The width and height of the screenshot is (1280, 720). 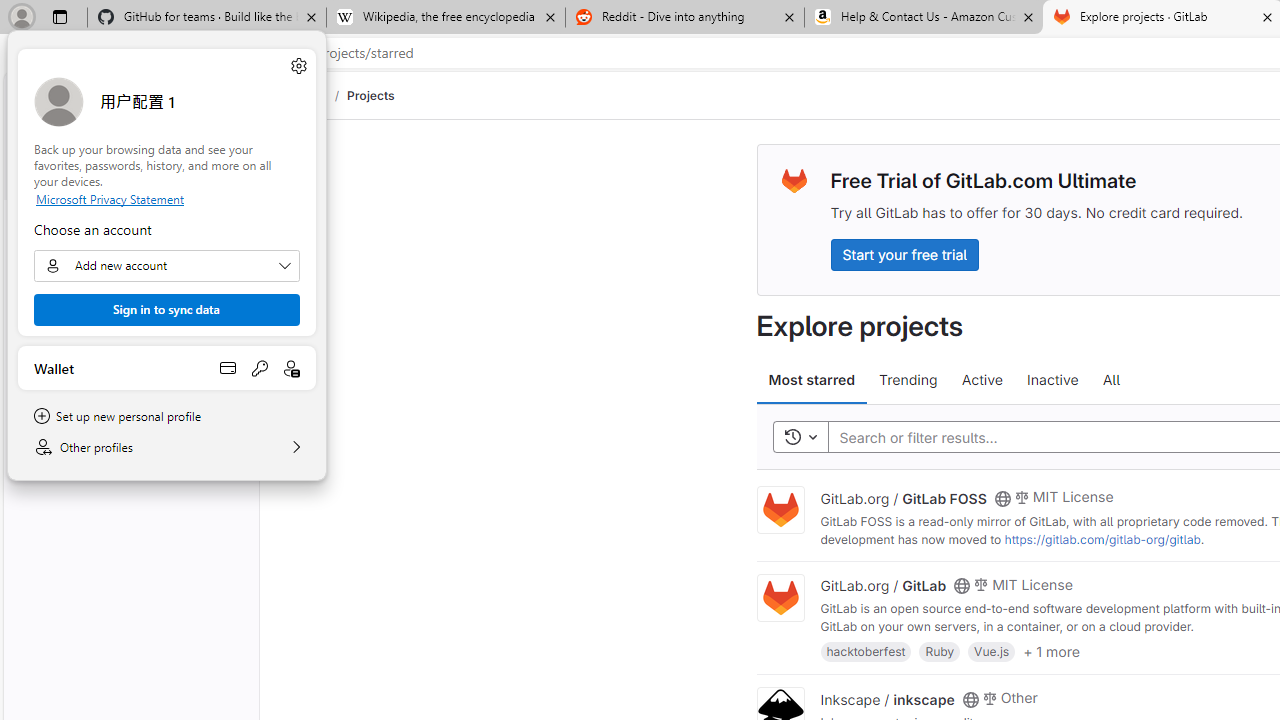 I want to click on 'All', so click(x=1110, y=380).